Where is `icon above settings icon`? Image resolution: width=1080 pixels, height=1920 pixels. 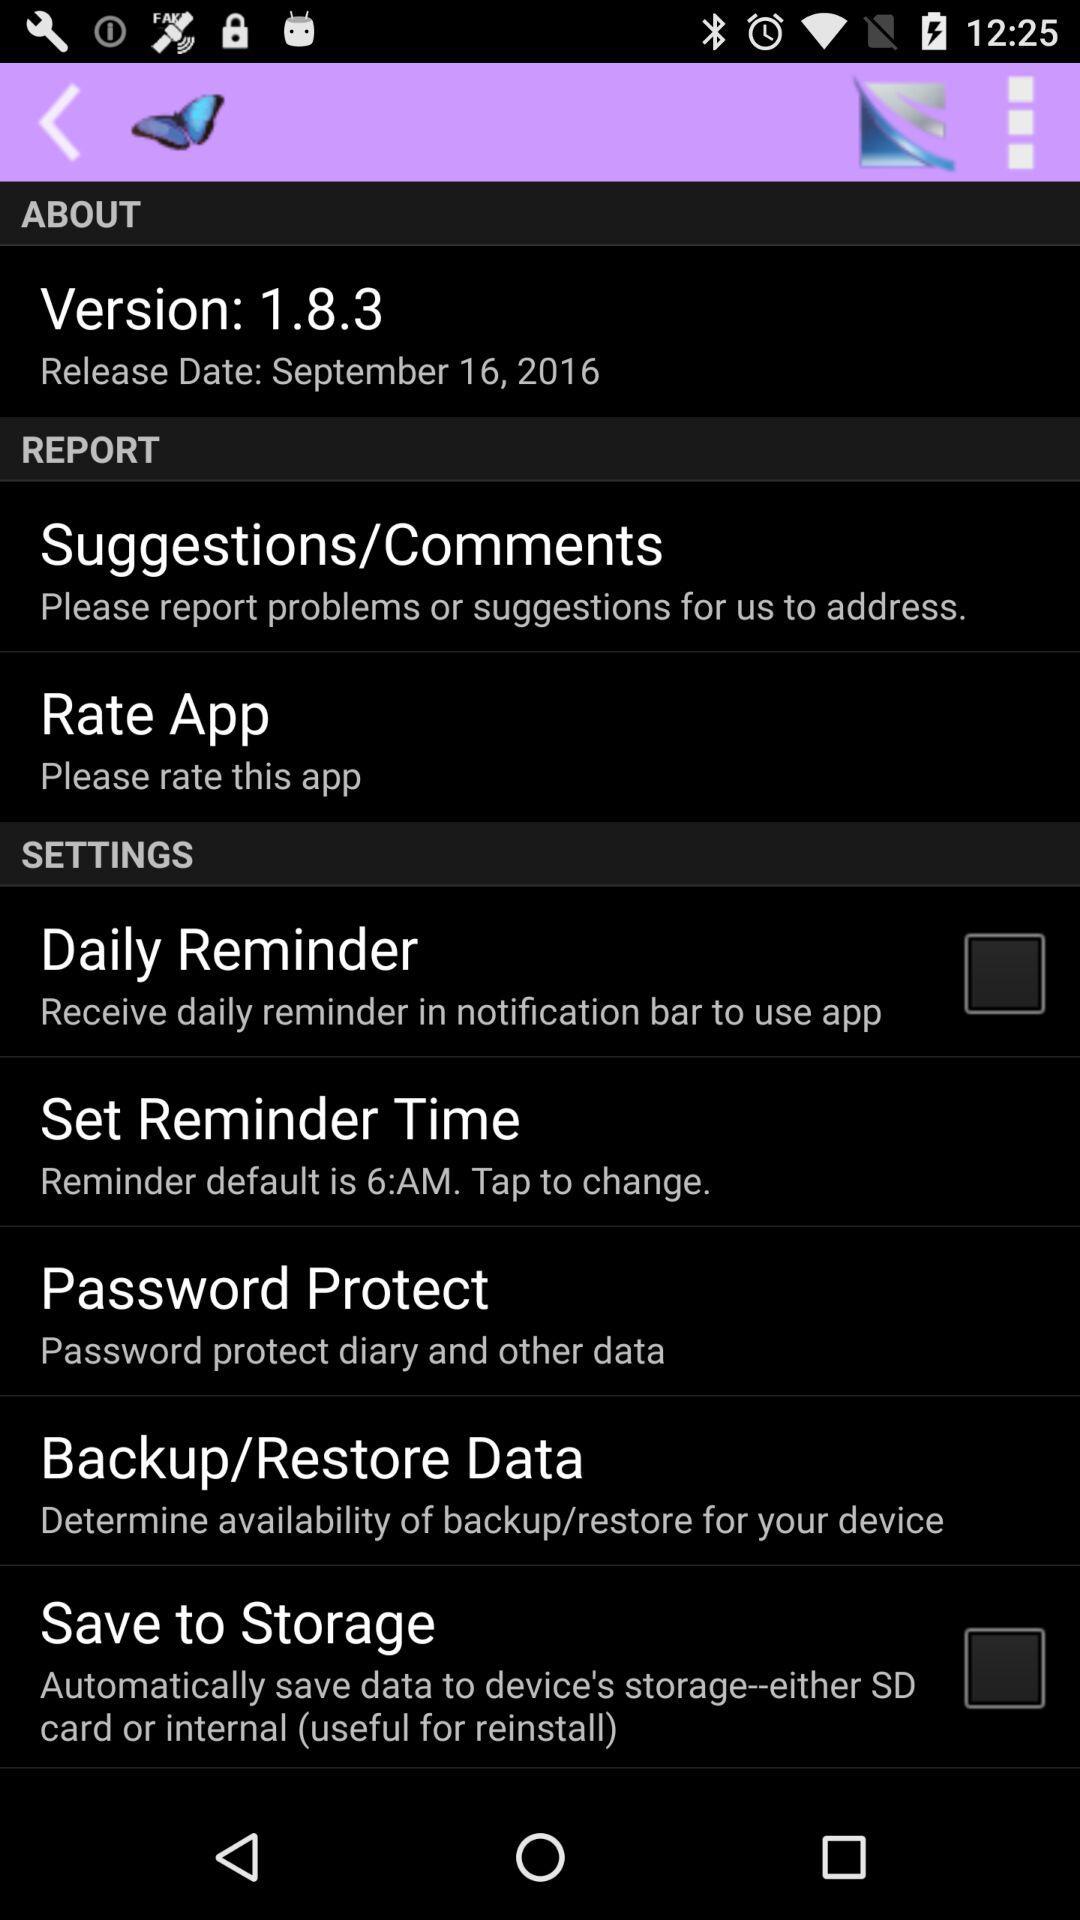
icon above settings icon is located at coordinates (200, 773).